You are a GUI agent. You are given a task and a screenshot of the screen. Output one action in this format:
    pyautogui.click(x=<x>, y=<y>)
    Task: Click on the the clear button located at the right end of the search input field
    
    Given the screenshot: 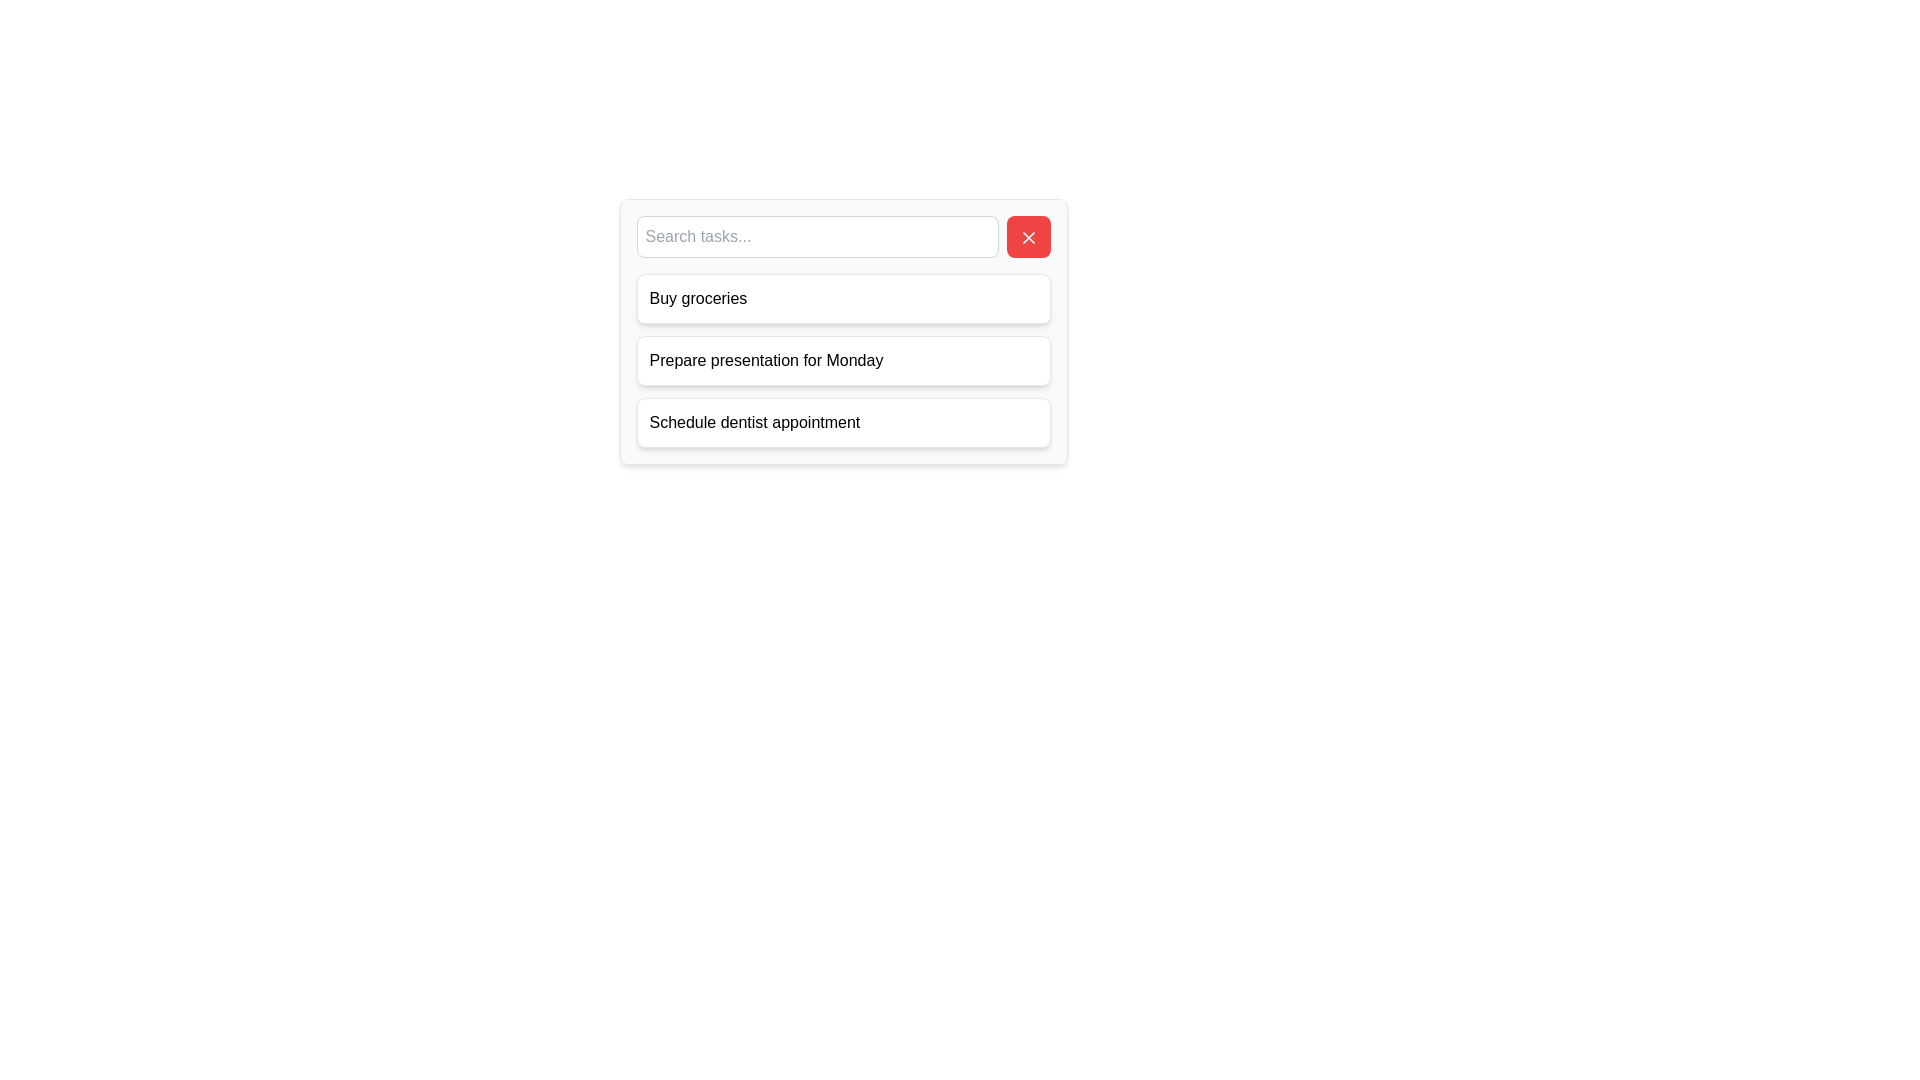 What is the action you would take?
    pyautogui.click(x=1028, y=235)
    